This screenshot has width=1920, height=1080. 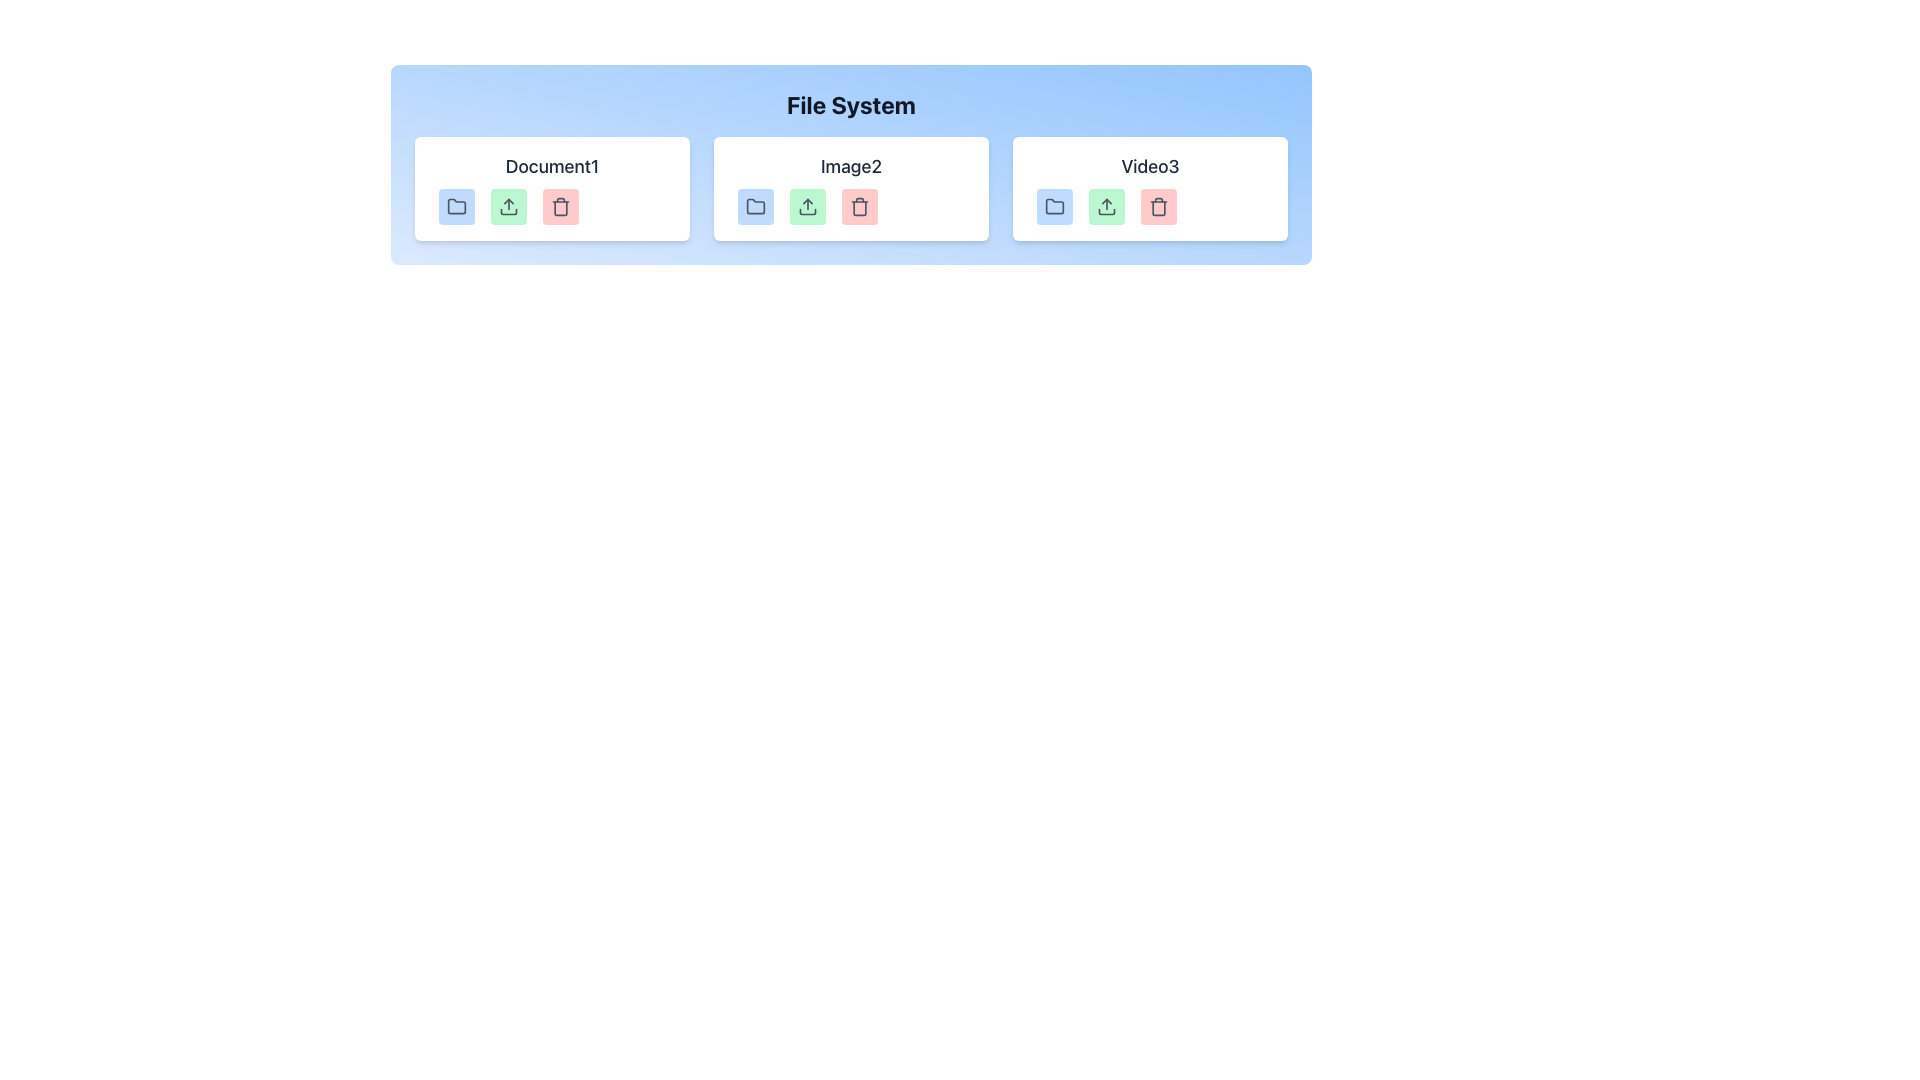 What do you see at coordinates (1158, 207) in the screenshot?
I see `the delete button for 'Video3', which is the third button in a horizontal row of action buttons` at bounding box center [1158, 207].